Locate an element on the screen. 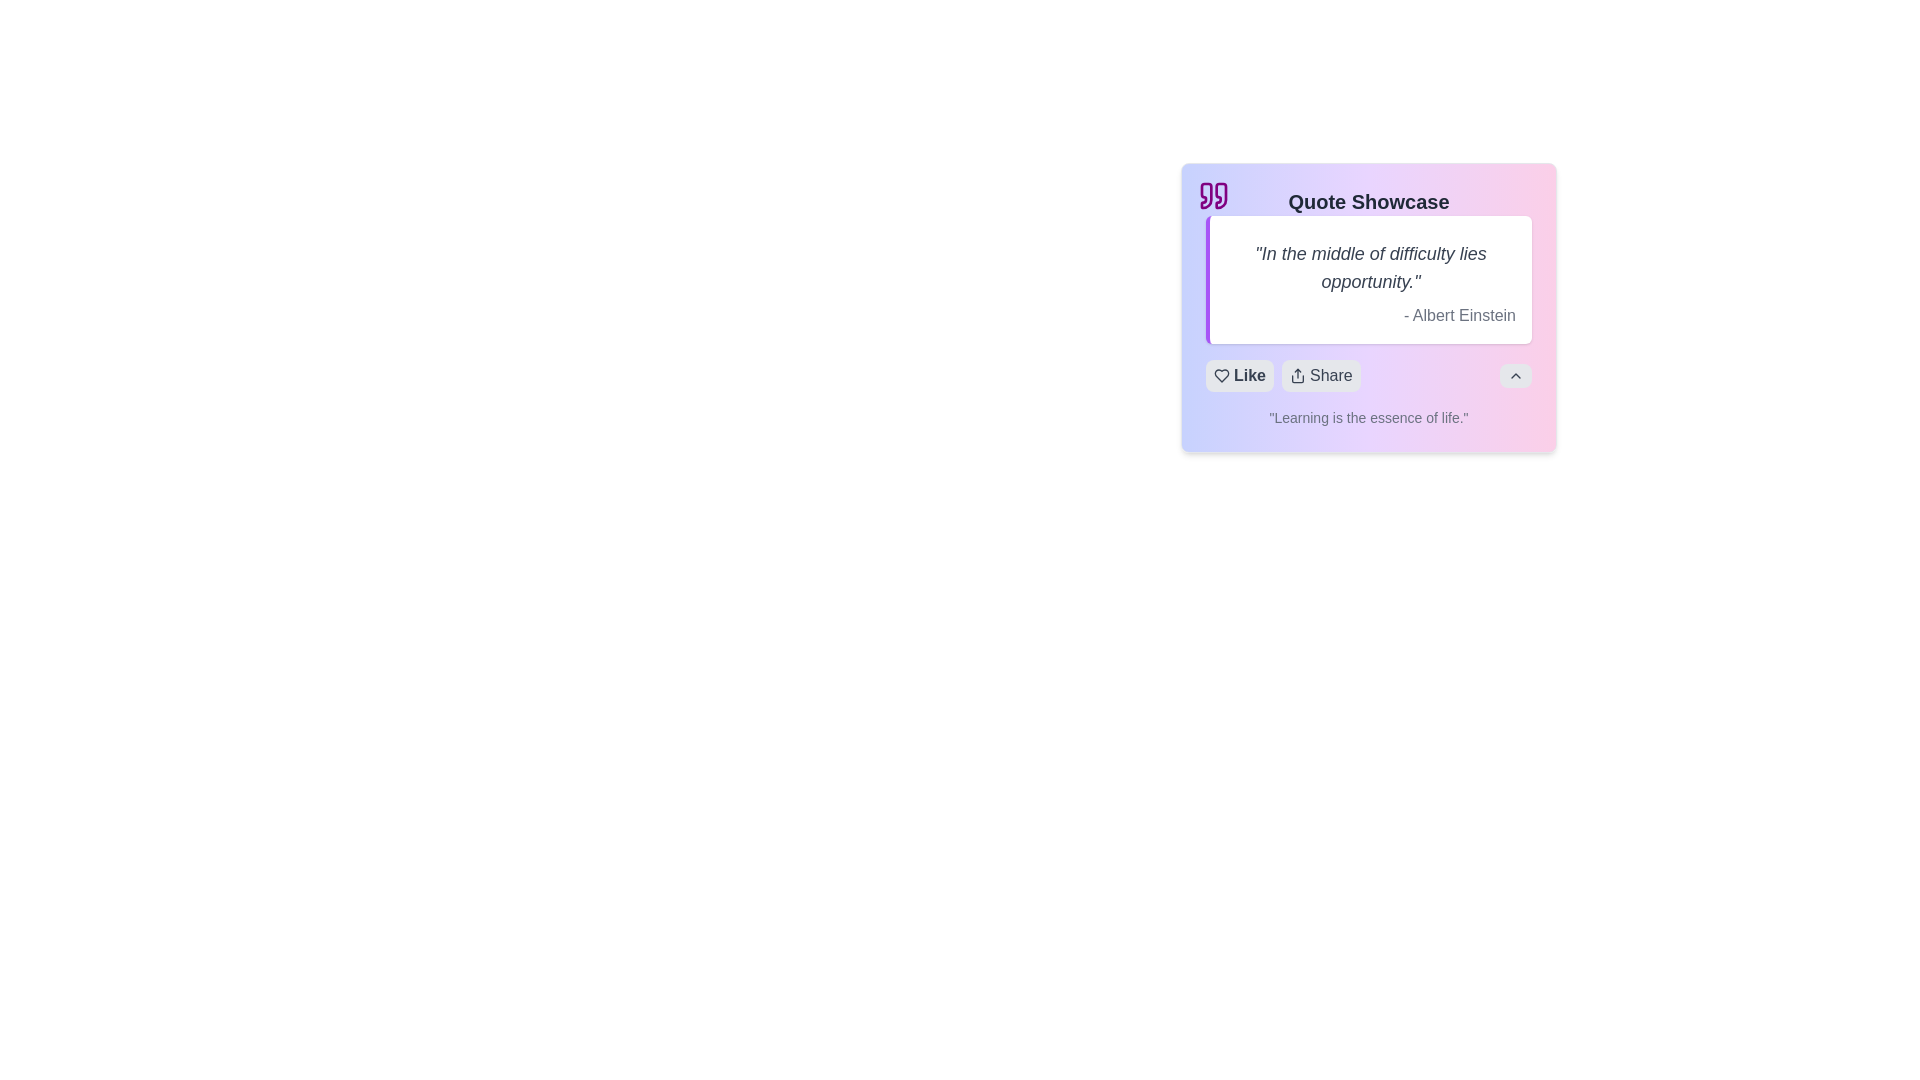  text from the header or title label located at the top center of the card with a gradient background, which introduces the content theme is located at coordinates (1367, 201).